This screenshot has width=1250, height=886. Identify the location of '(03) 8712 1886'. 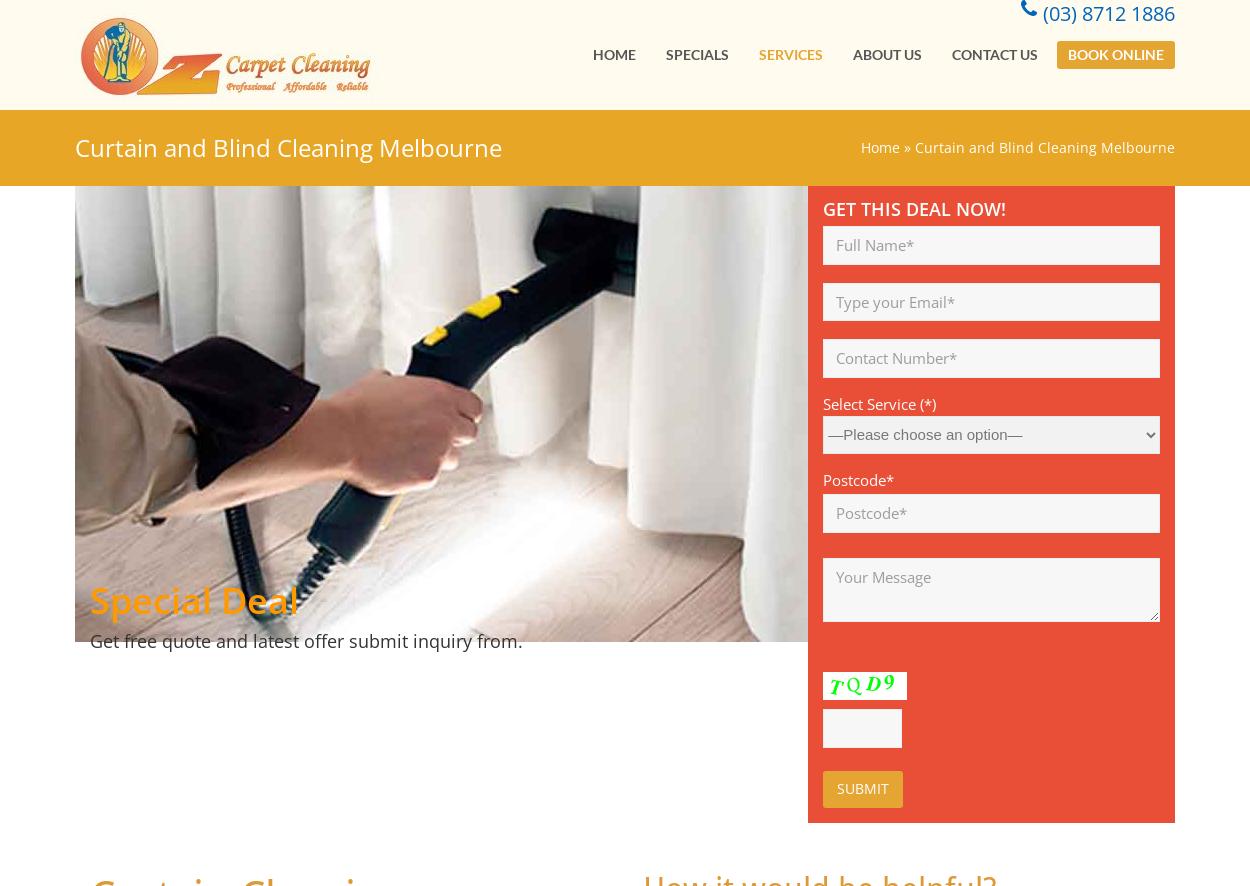
(1121, 16).